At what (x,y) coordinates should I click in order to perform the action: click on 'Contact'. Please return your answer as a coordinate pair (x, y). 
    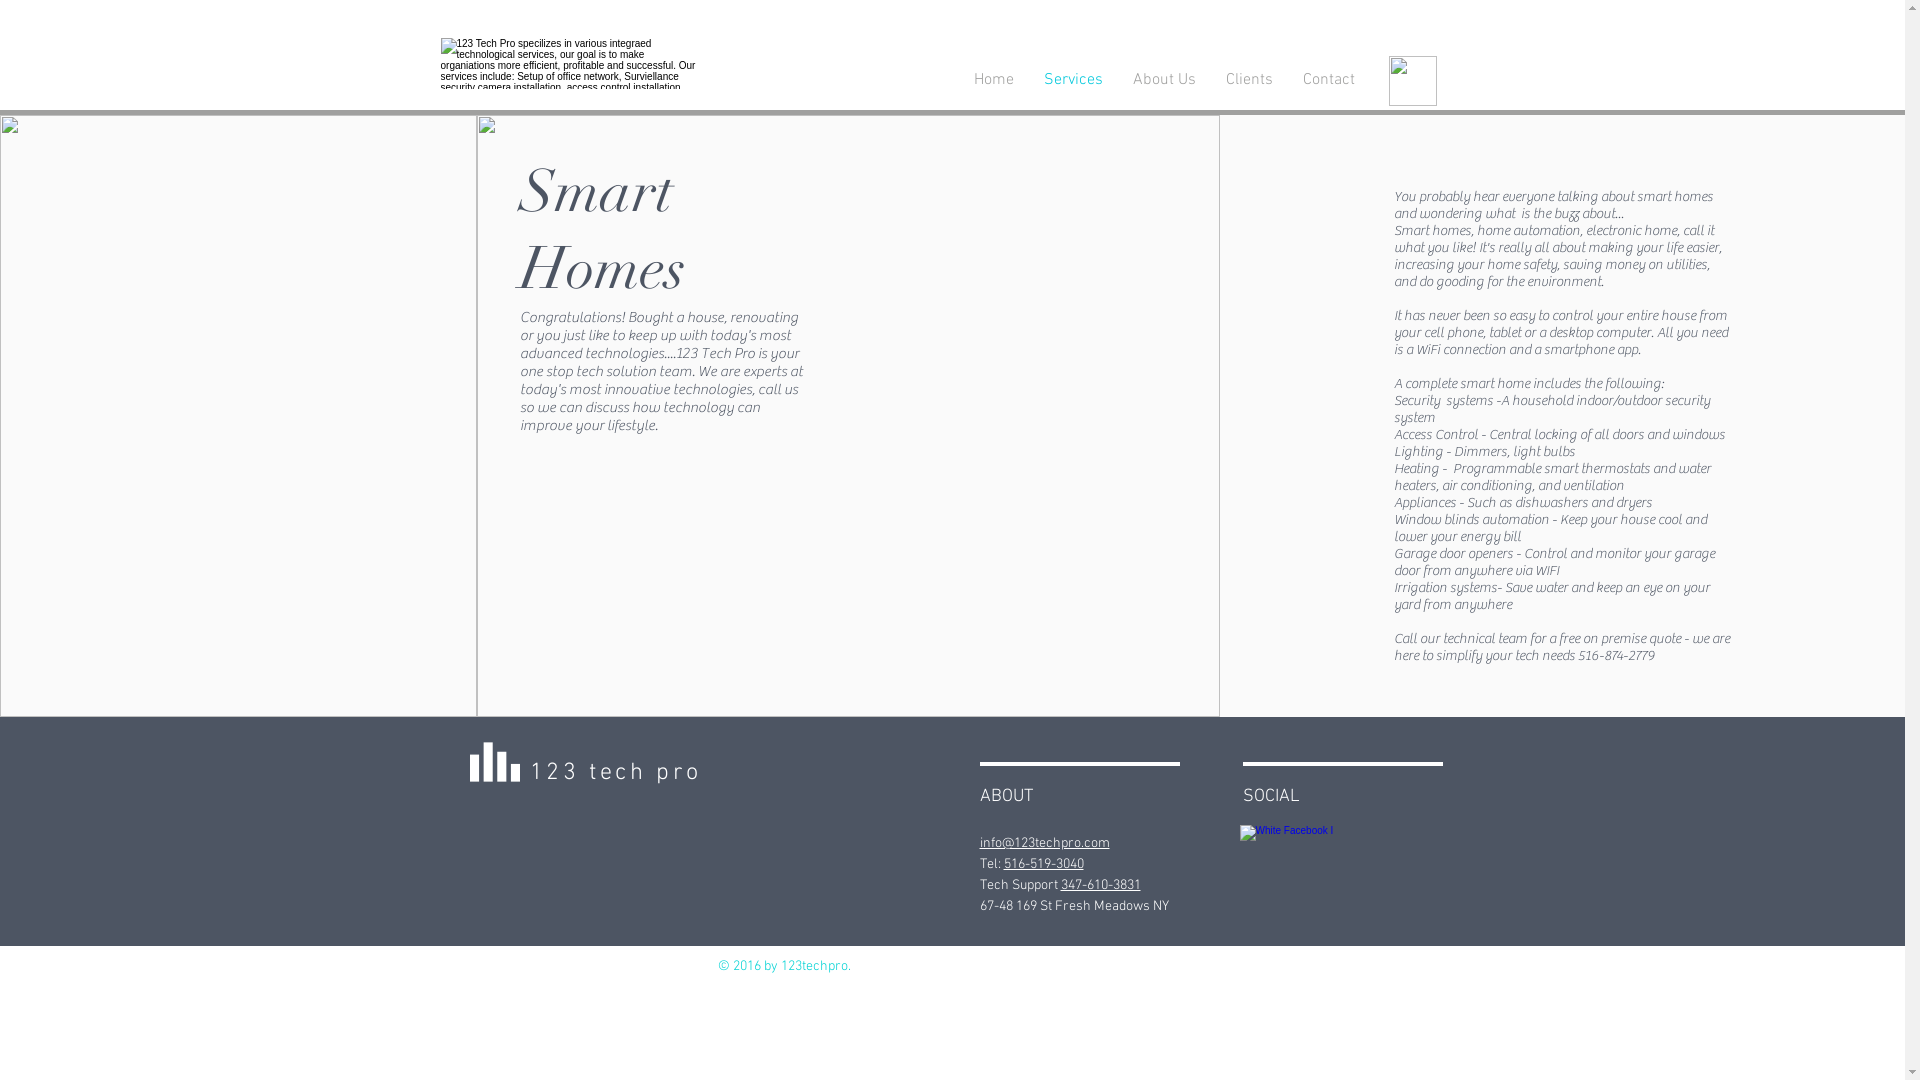
    Looking at the image, I should click on (1329, 79).